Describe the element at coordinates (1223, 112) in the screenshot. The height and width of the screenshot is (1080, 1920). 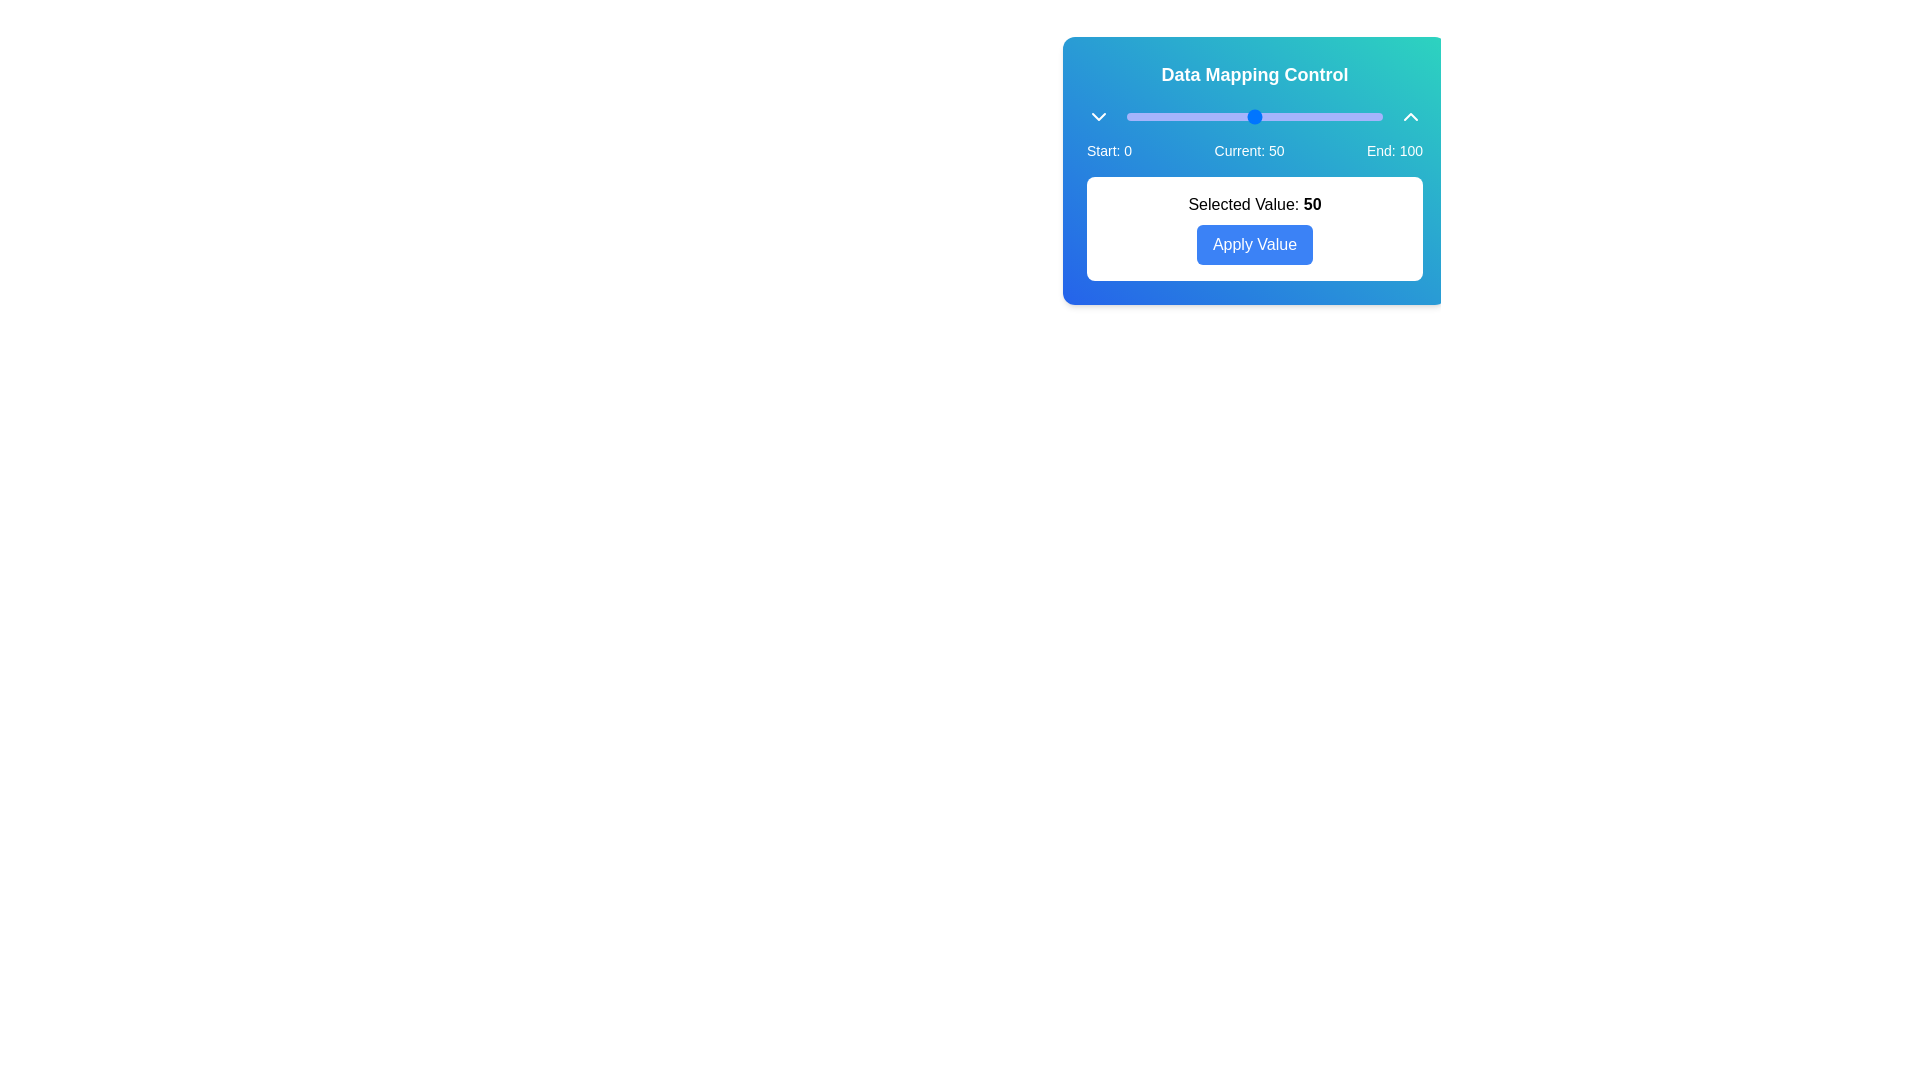
I see `slider value` at that location.